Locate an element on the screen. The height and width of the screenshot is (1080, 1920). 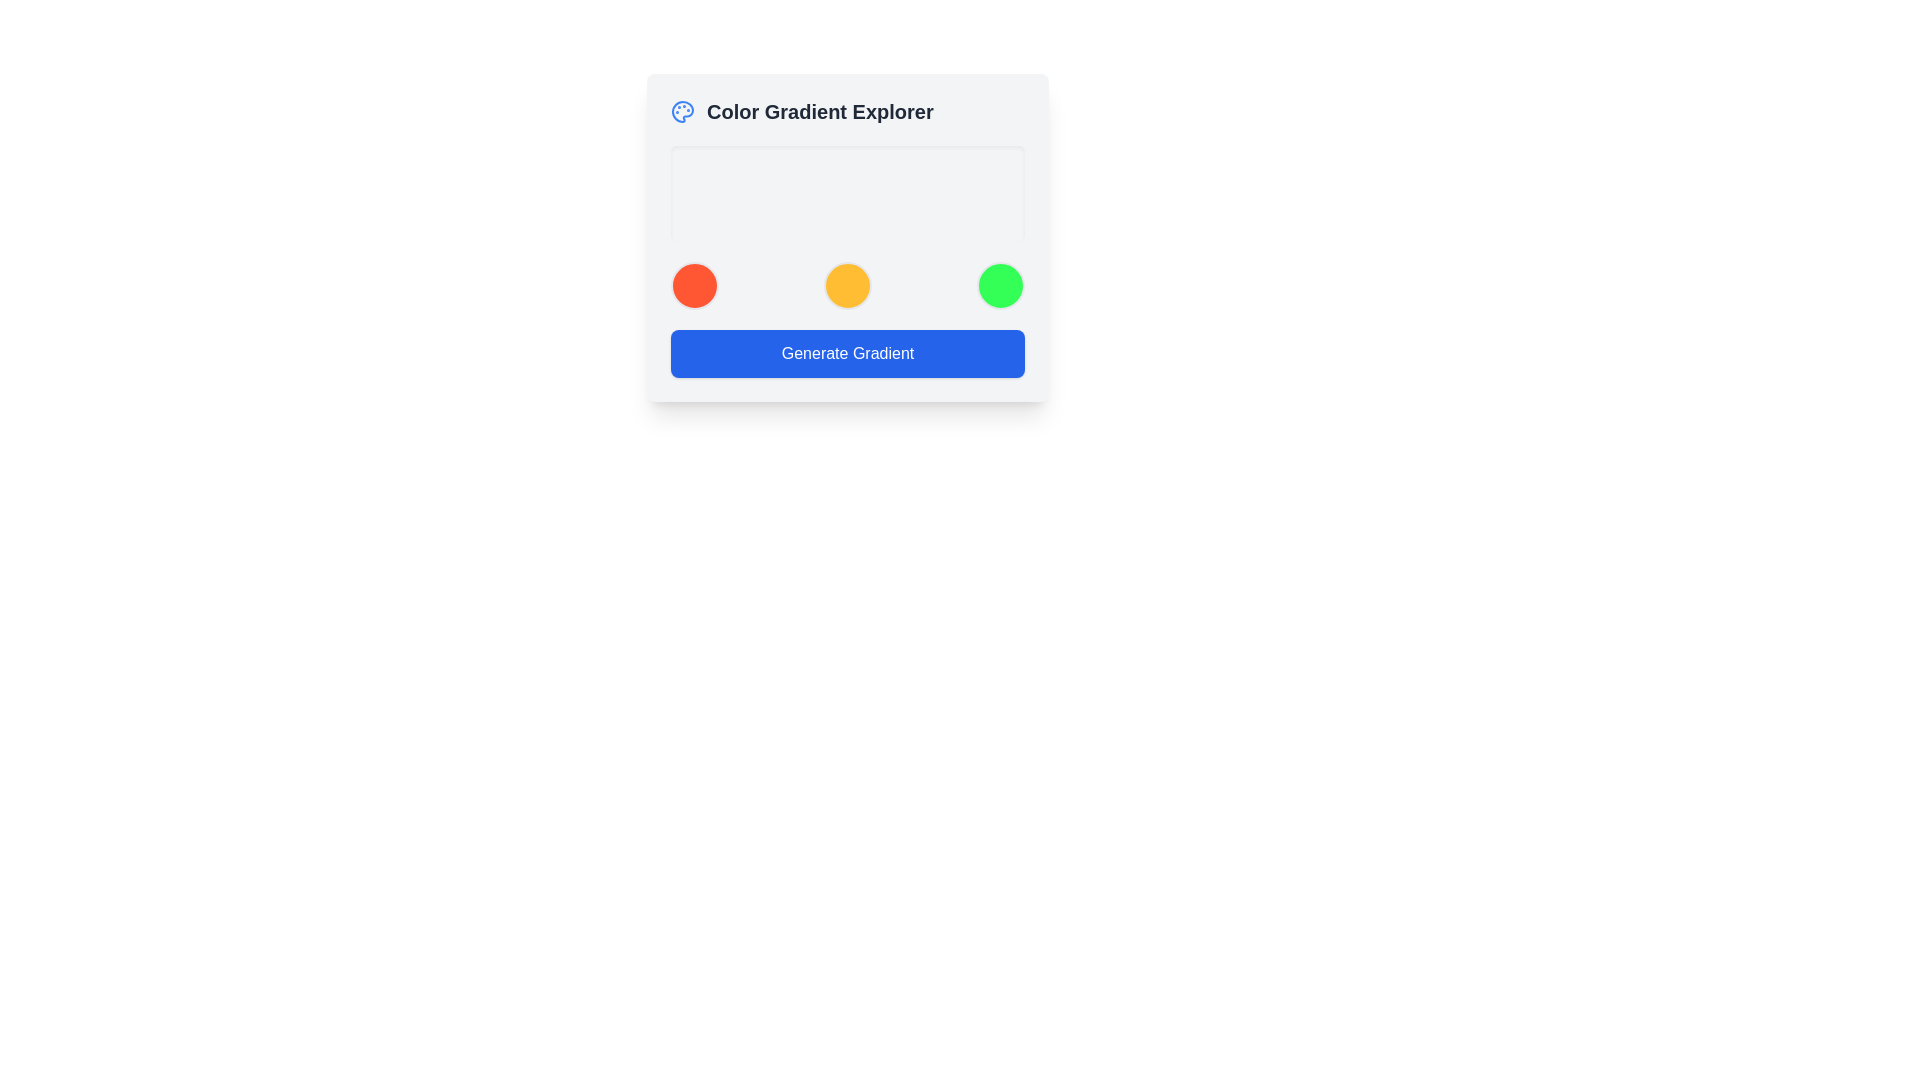
surrounding elements using the SVG palette icon as a visual anchor, which is located at the far left of the header bar in the 'Color Gradient Explorer' section is located at coordinates (682, 111).